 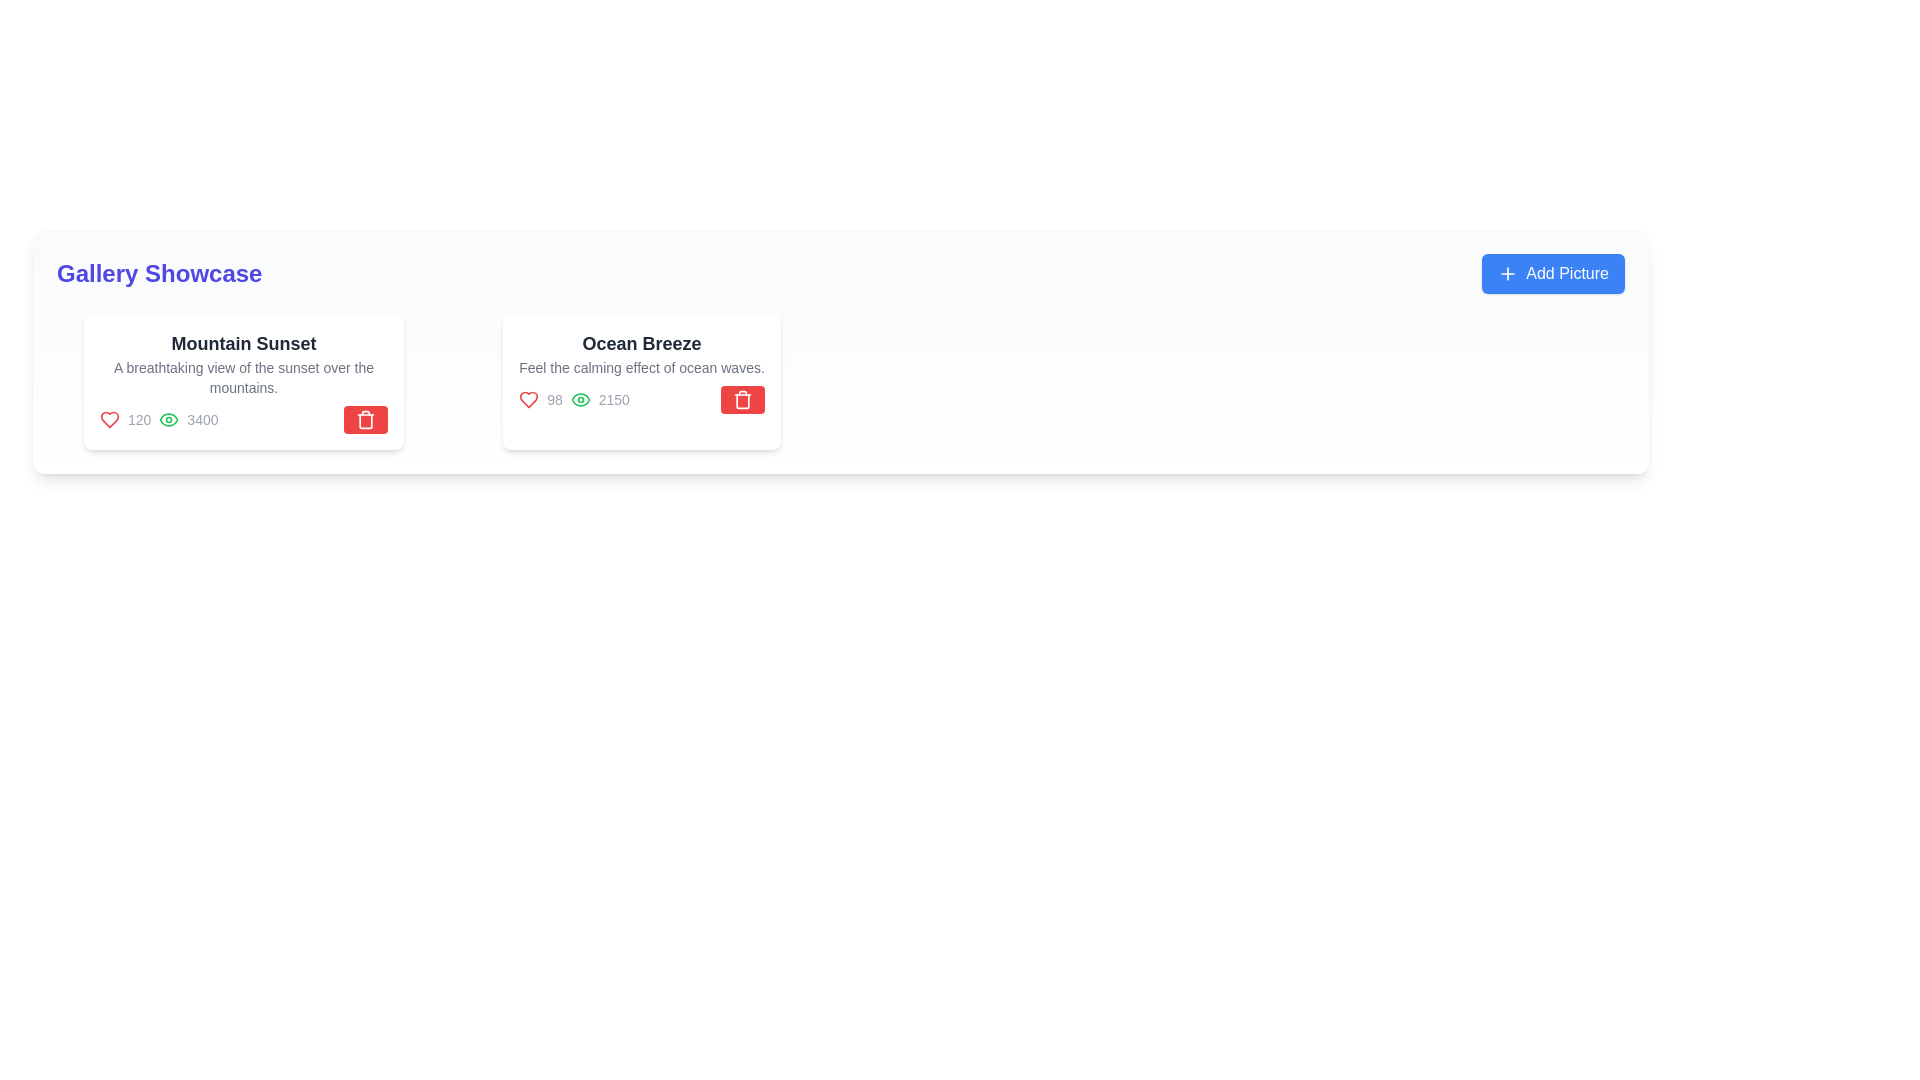 What do you see at coordinates (642, 342) in the screenshot?
I see `the text label that serves as the title of the card content, positioned at the top center of the second card in a horizontal list` at bounding box center [642, 342].